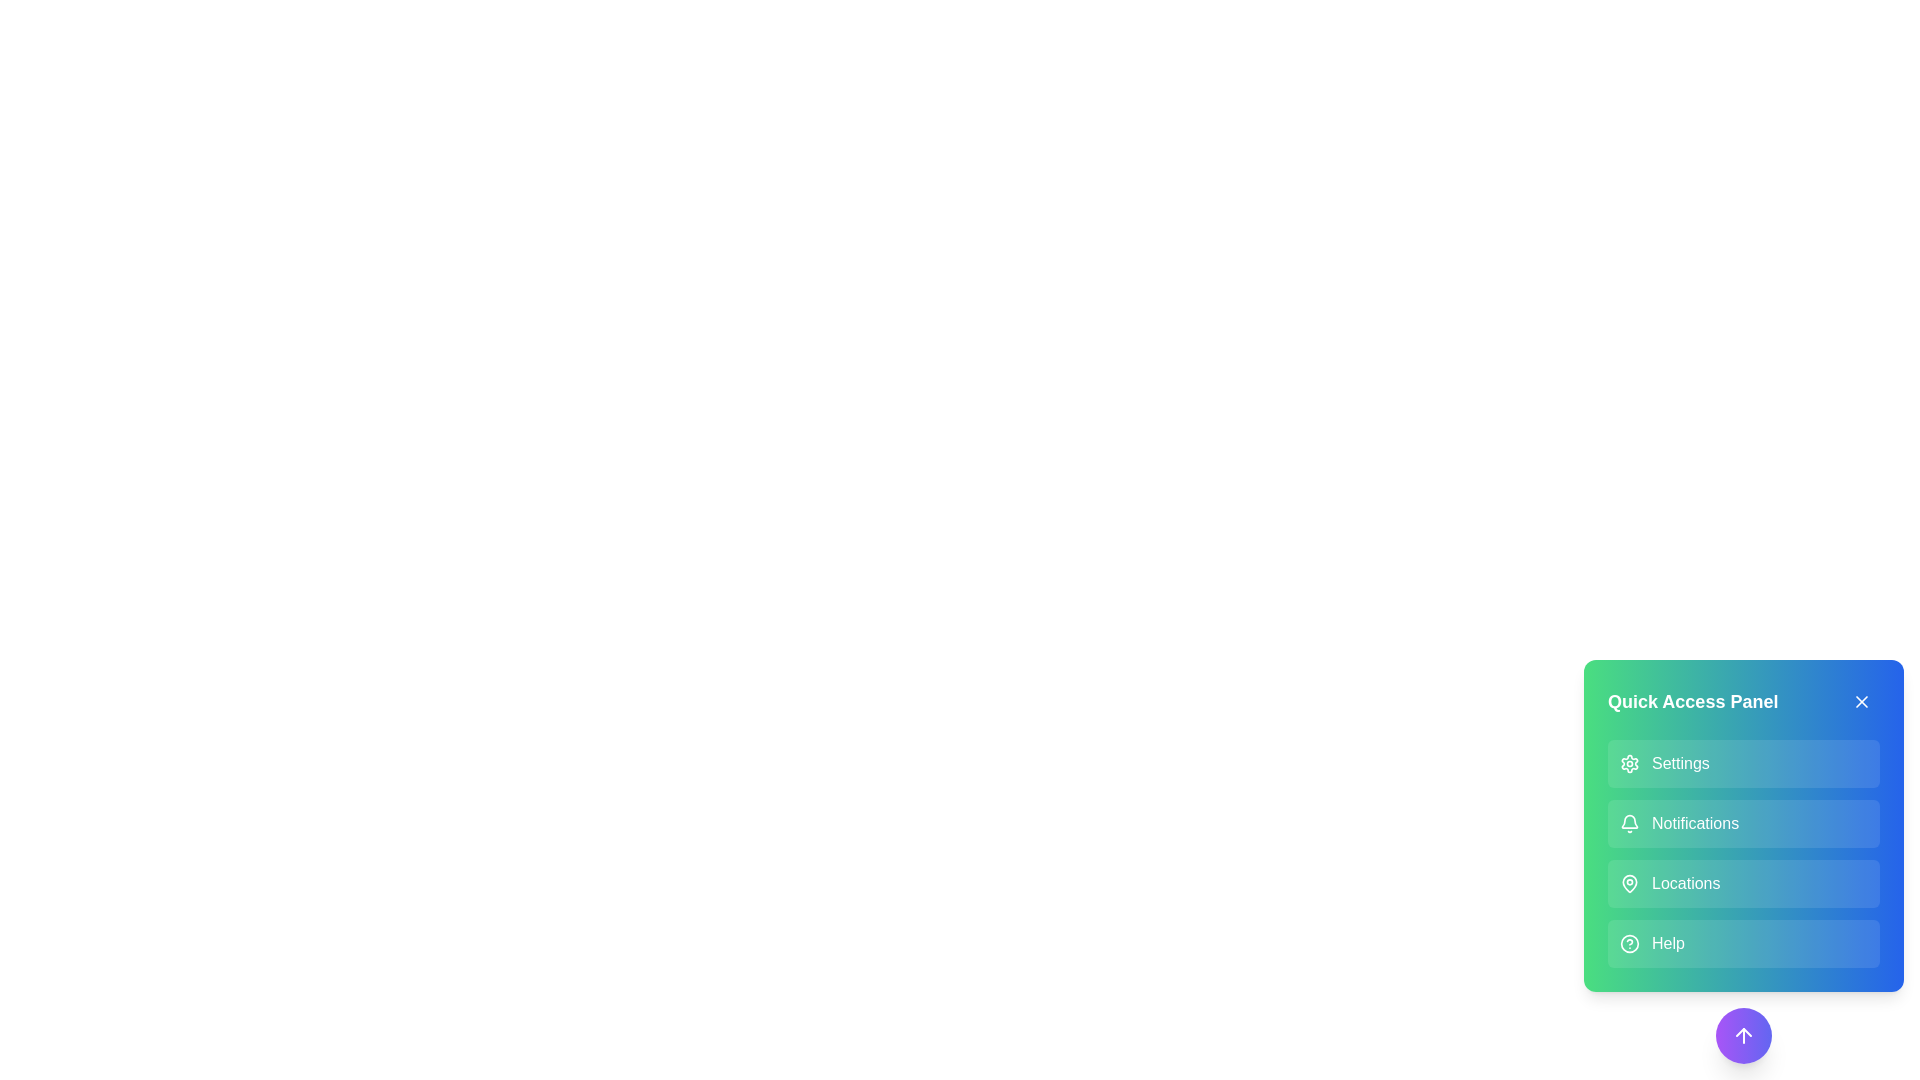 The height and width of the screenshot is (1080, 1920). Describe the element at coordinates (1742, 860) in the screenshot. I see `the 'Locations' button, which is a rectangular button with a gradient background from green to blue, located in the third position among four vertical buttons in the bottom-right panel` at that location.